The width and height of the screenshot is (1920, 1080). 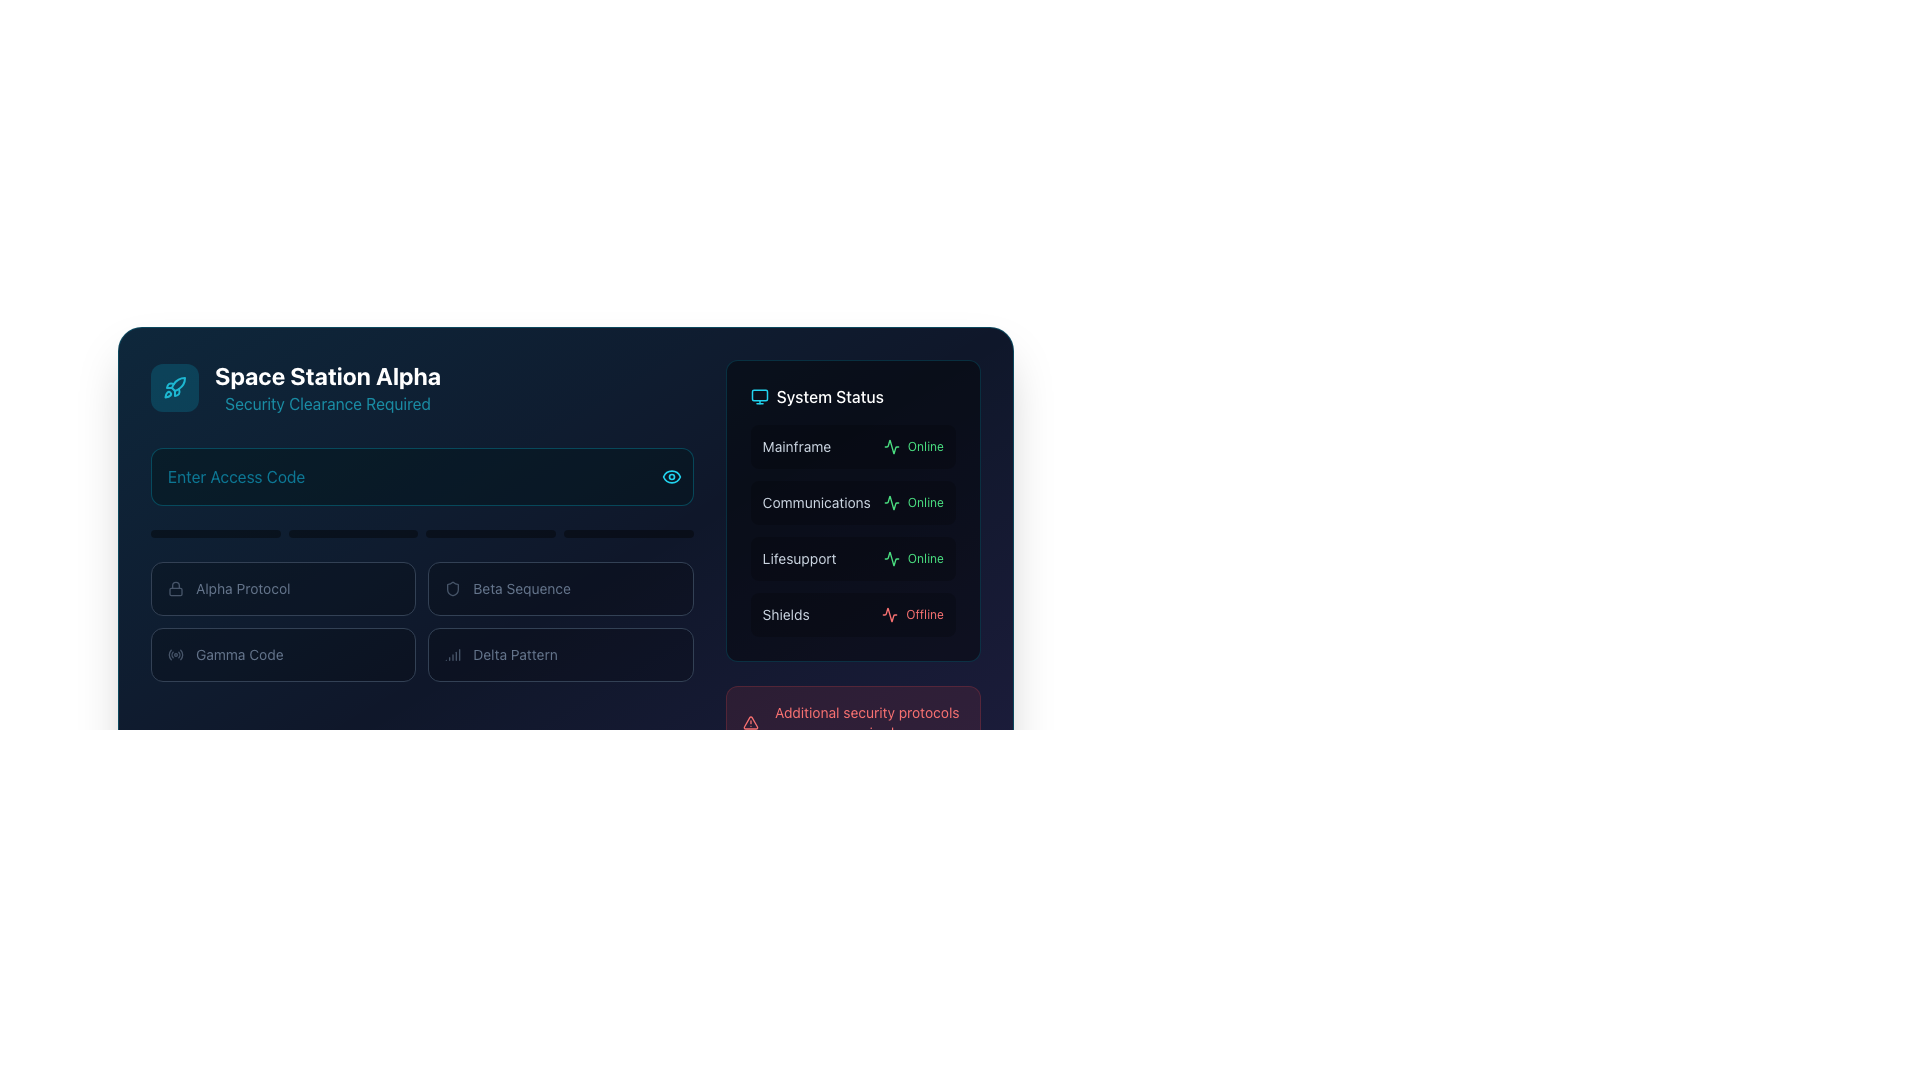 I want to click on the lock icon that signifies the 'Alpha Protocol' option, located at the top-left corner of the button labeled 'Alpha Protocol', so click(x=176, y=588).